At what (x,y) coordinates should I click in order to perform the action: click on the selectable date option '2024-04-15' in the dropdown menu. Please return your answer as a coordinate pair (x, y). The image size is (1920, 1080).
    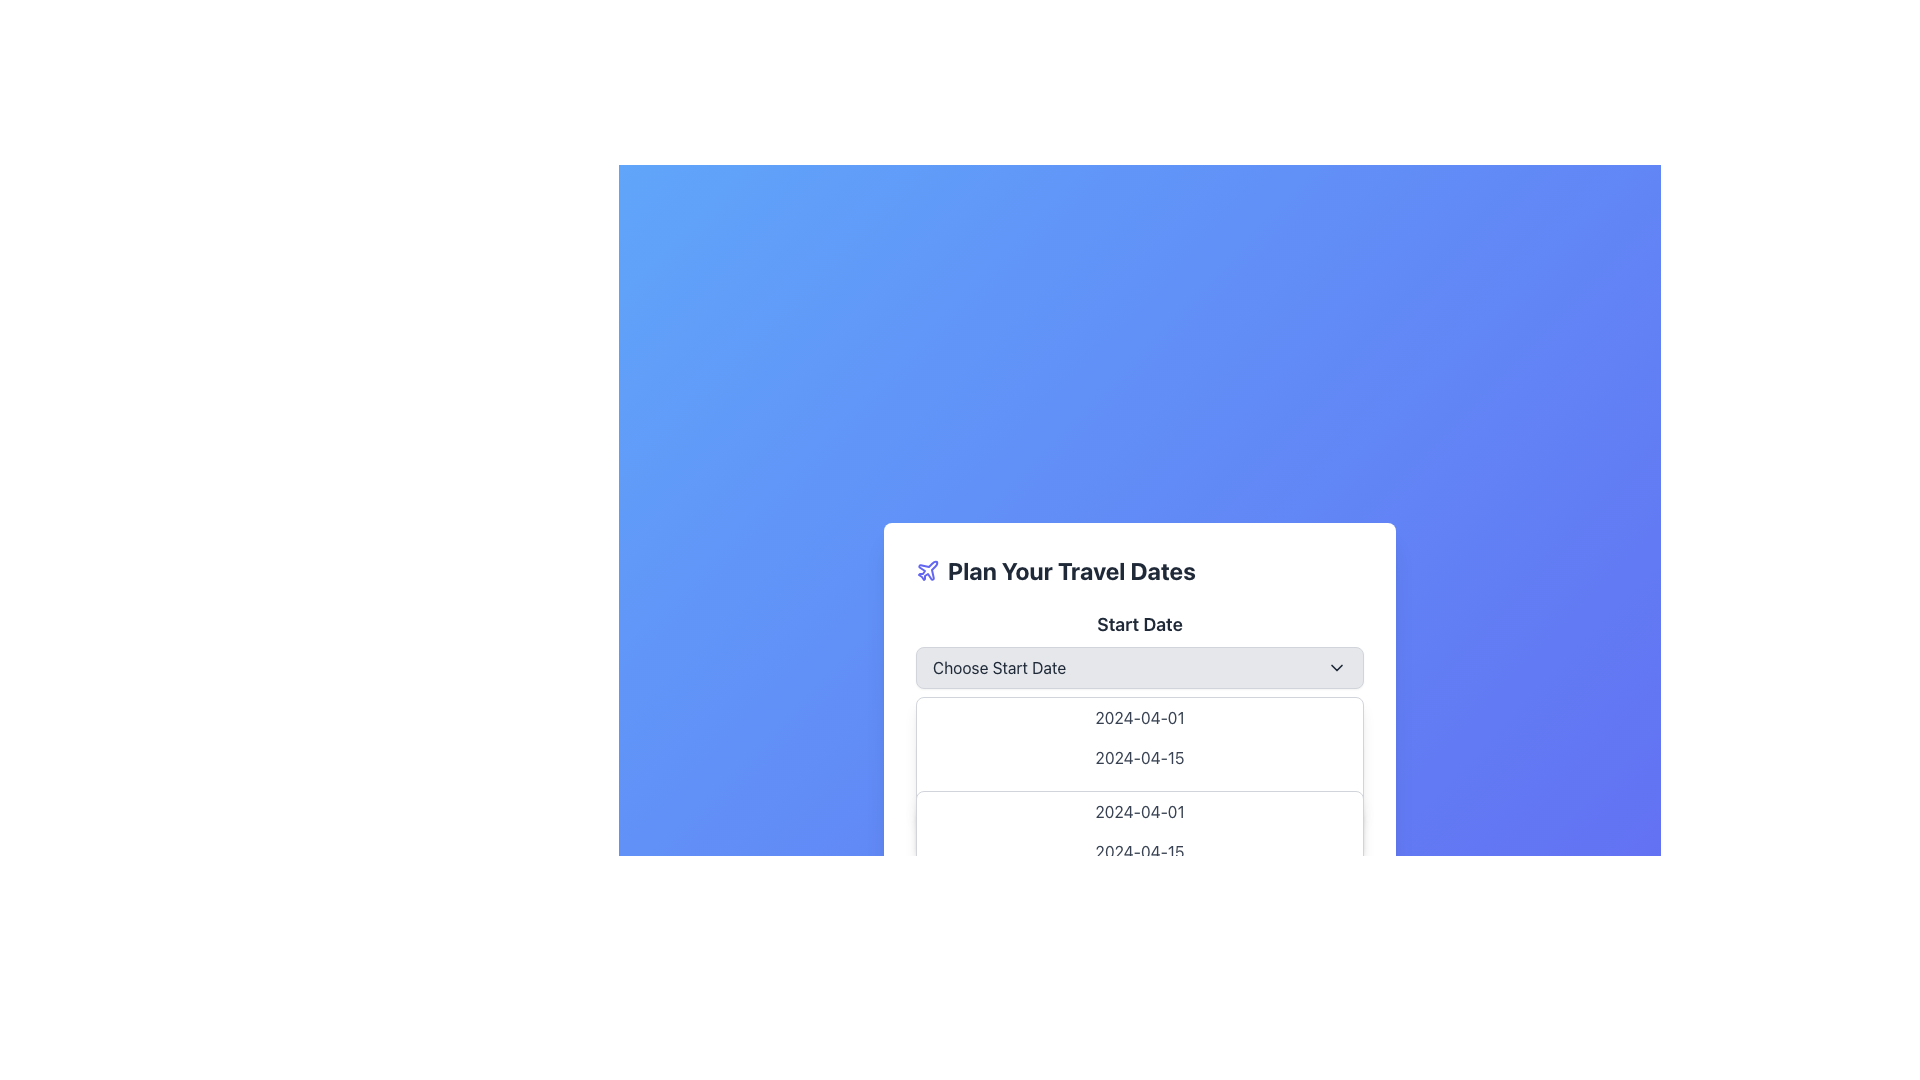
    Looking at the image, I should click on (1140, 852).